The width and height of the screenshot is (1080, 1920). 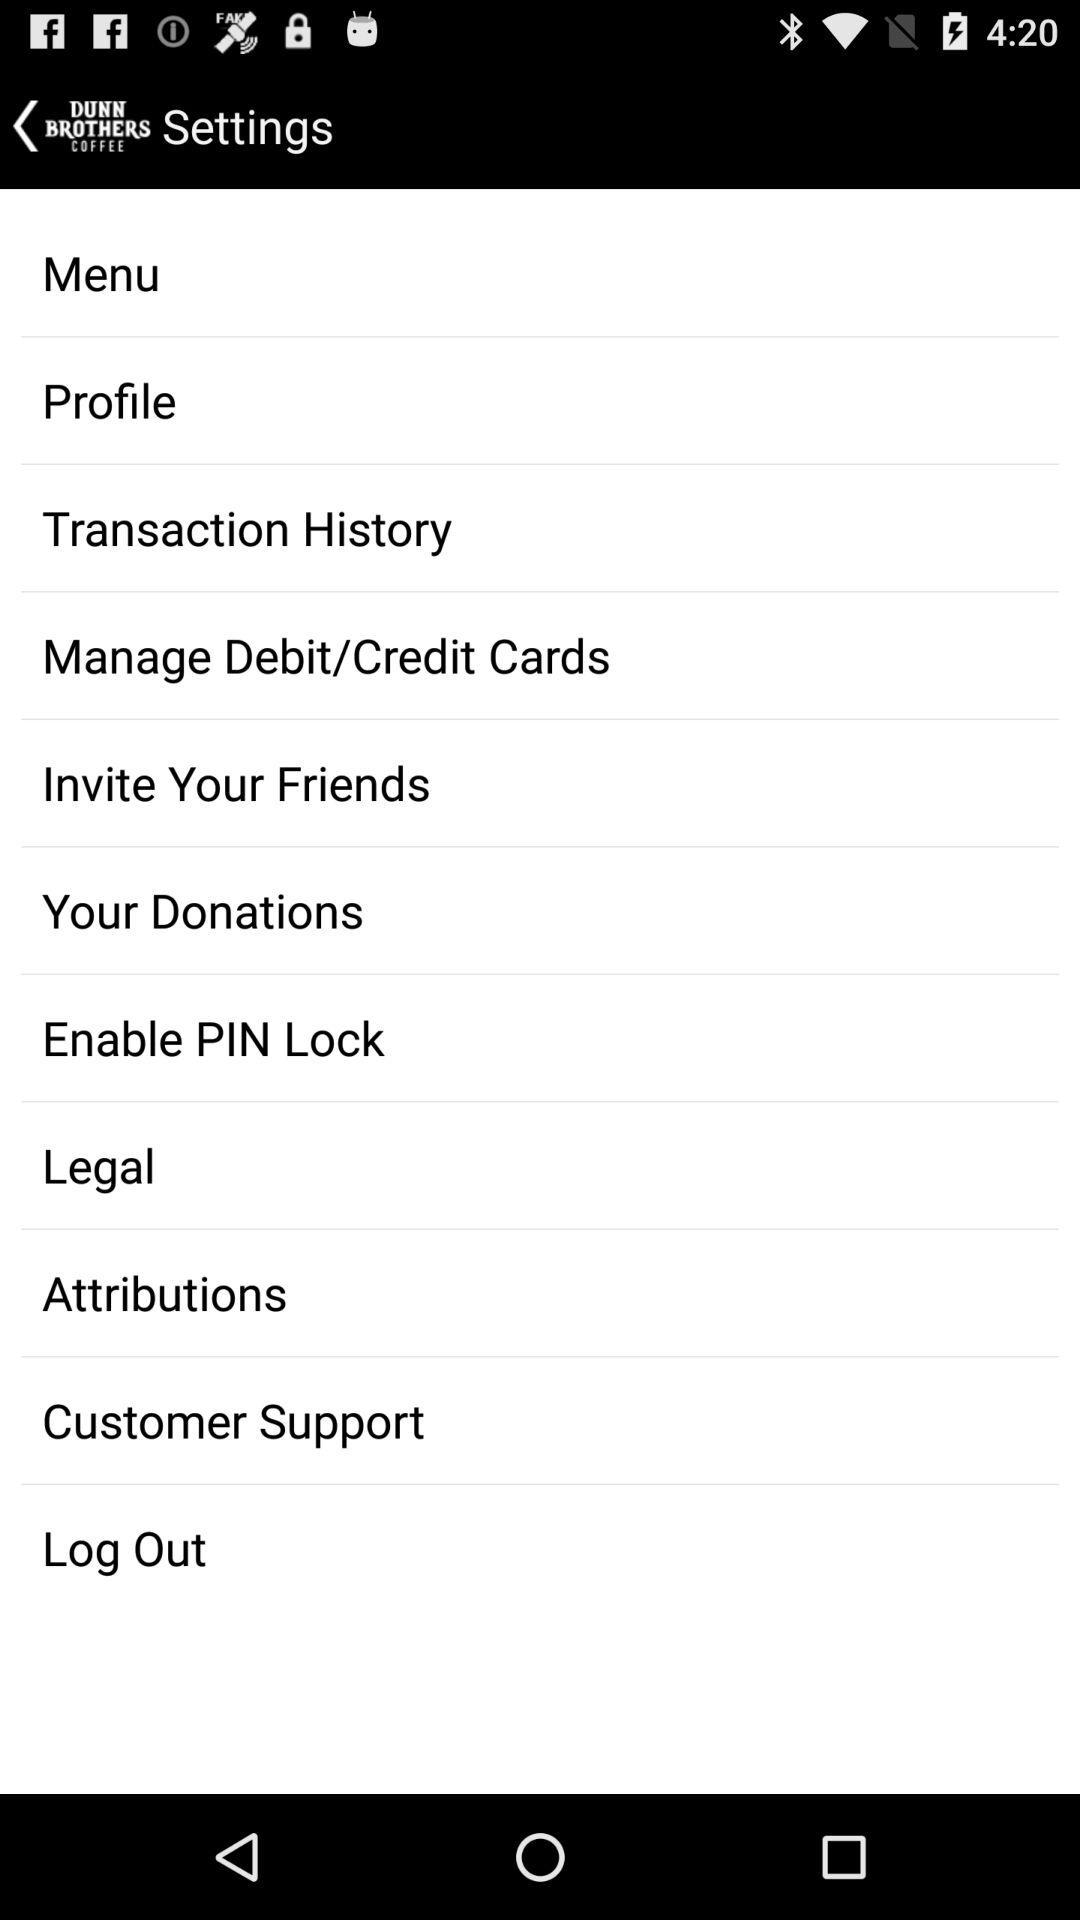 What do you see at coordinates (540, 781) in the screenshot?
I see `item above the your donations item` at bounding box center [540, 781].